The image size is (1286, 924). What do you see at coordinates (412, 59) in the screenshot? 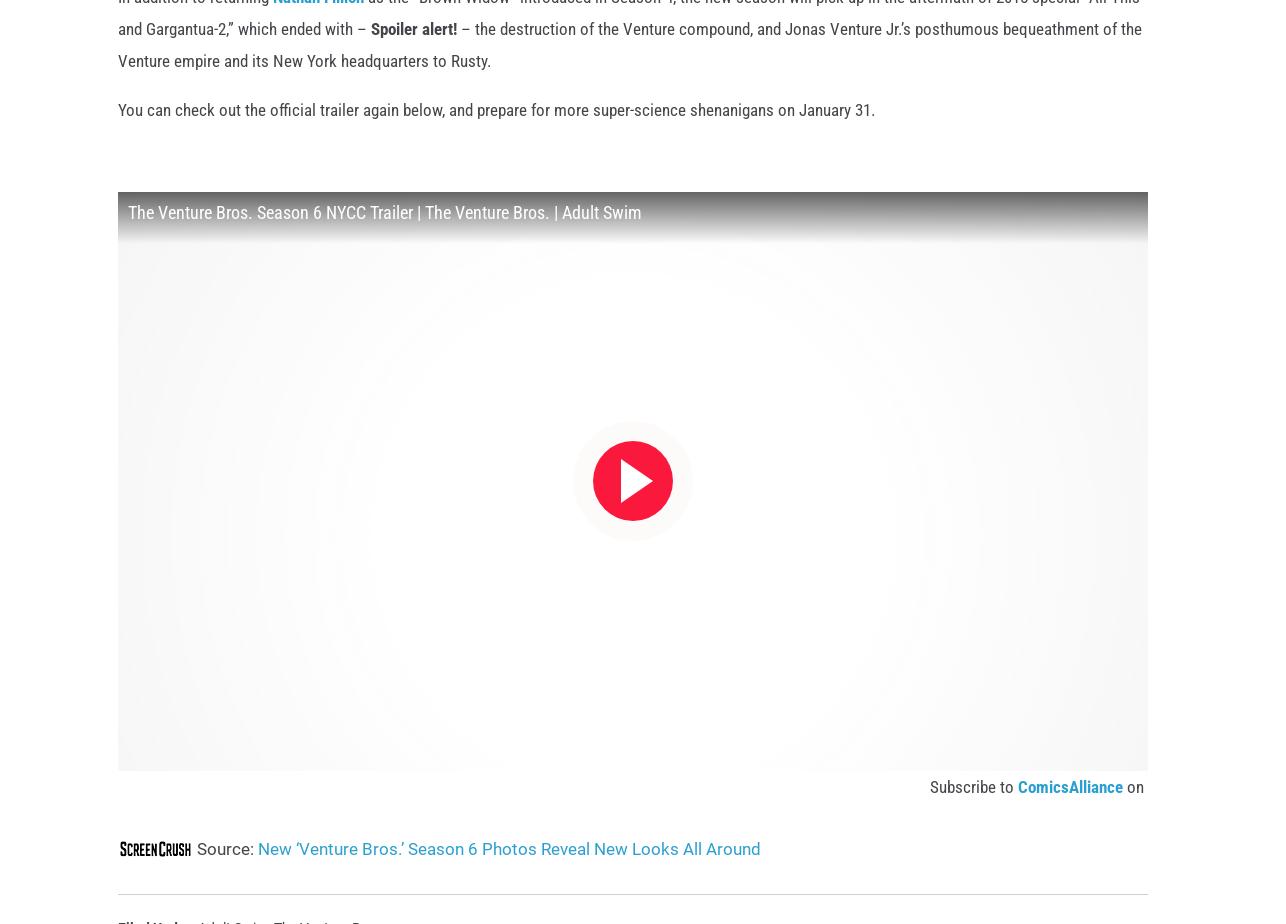
I see `'Spoiler alert!'` at bounding box center [412, 59].